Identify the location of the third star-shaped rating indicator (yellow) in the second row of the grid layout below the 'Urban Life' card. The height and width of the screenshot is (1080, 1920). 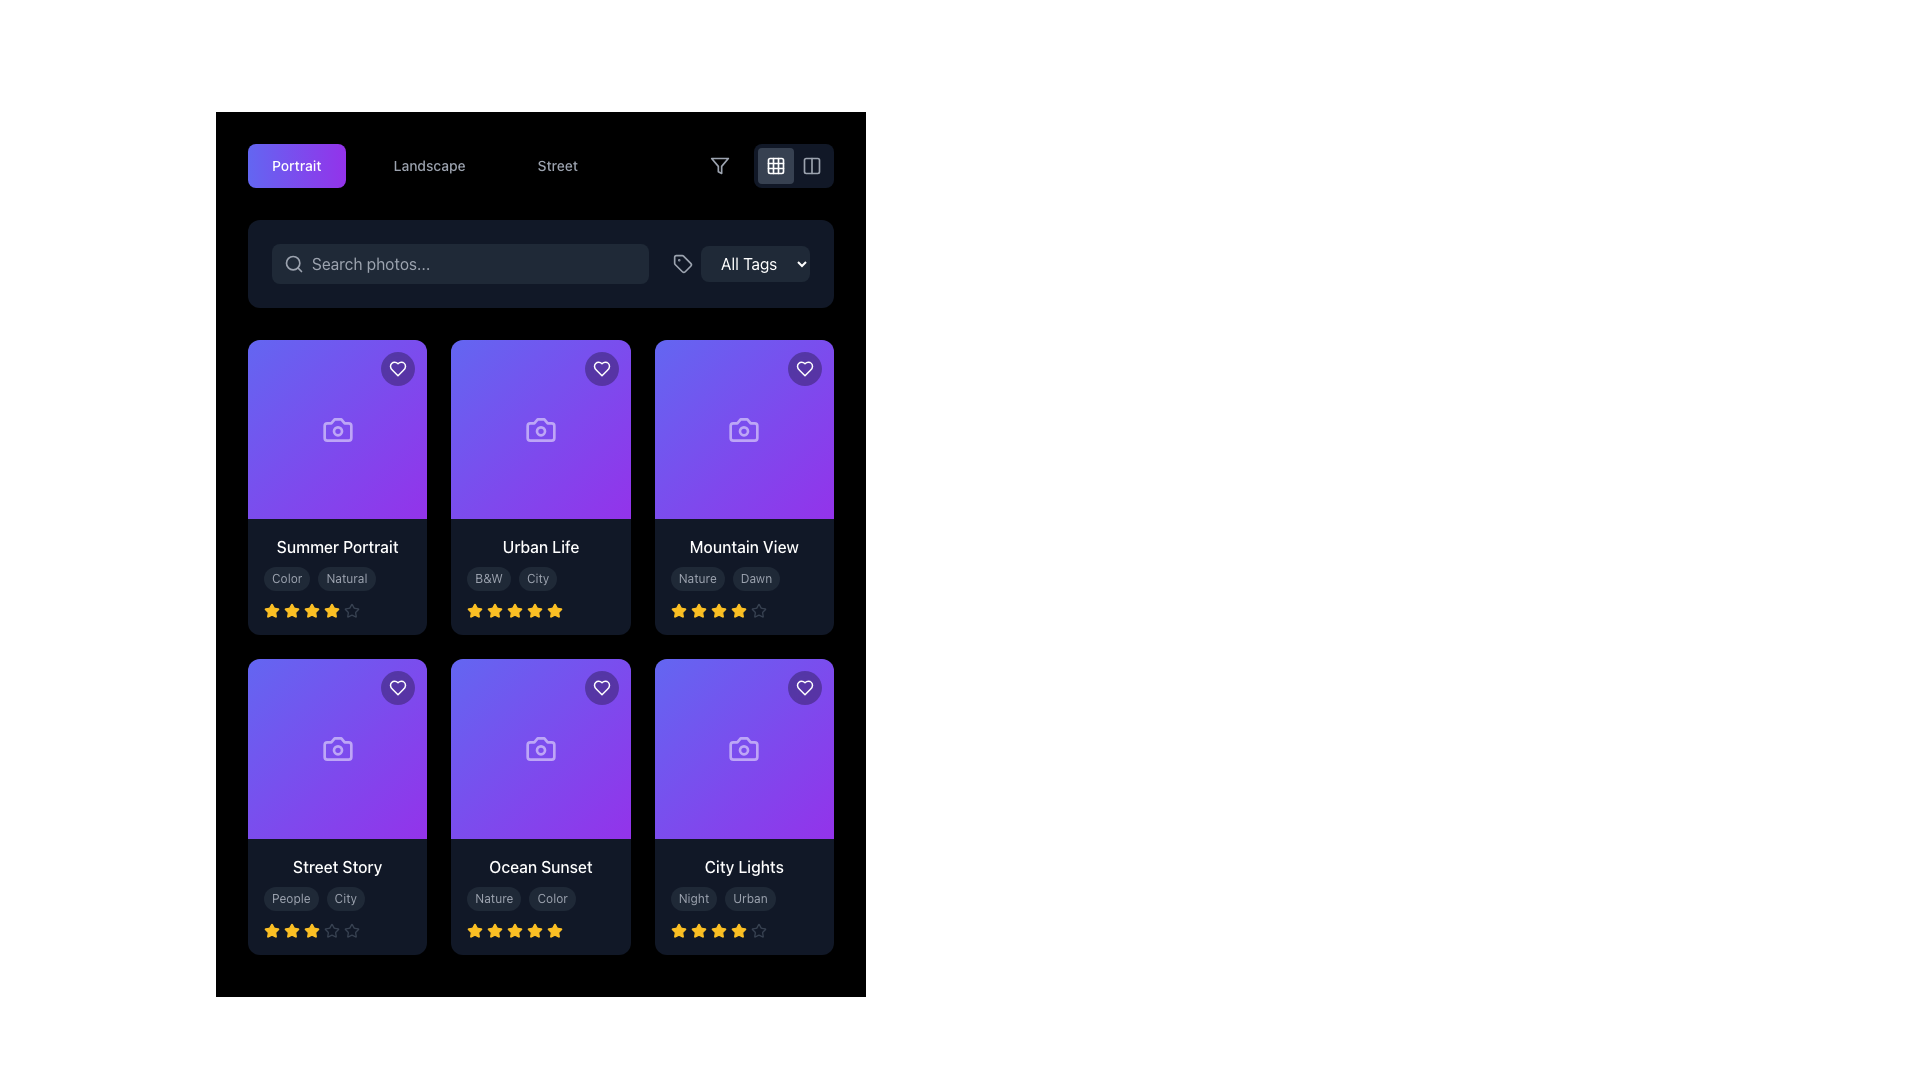
(474, 610).